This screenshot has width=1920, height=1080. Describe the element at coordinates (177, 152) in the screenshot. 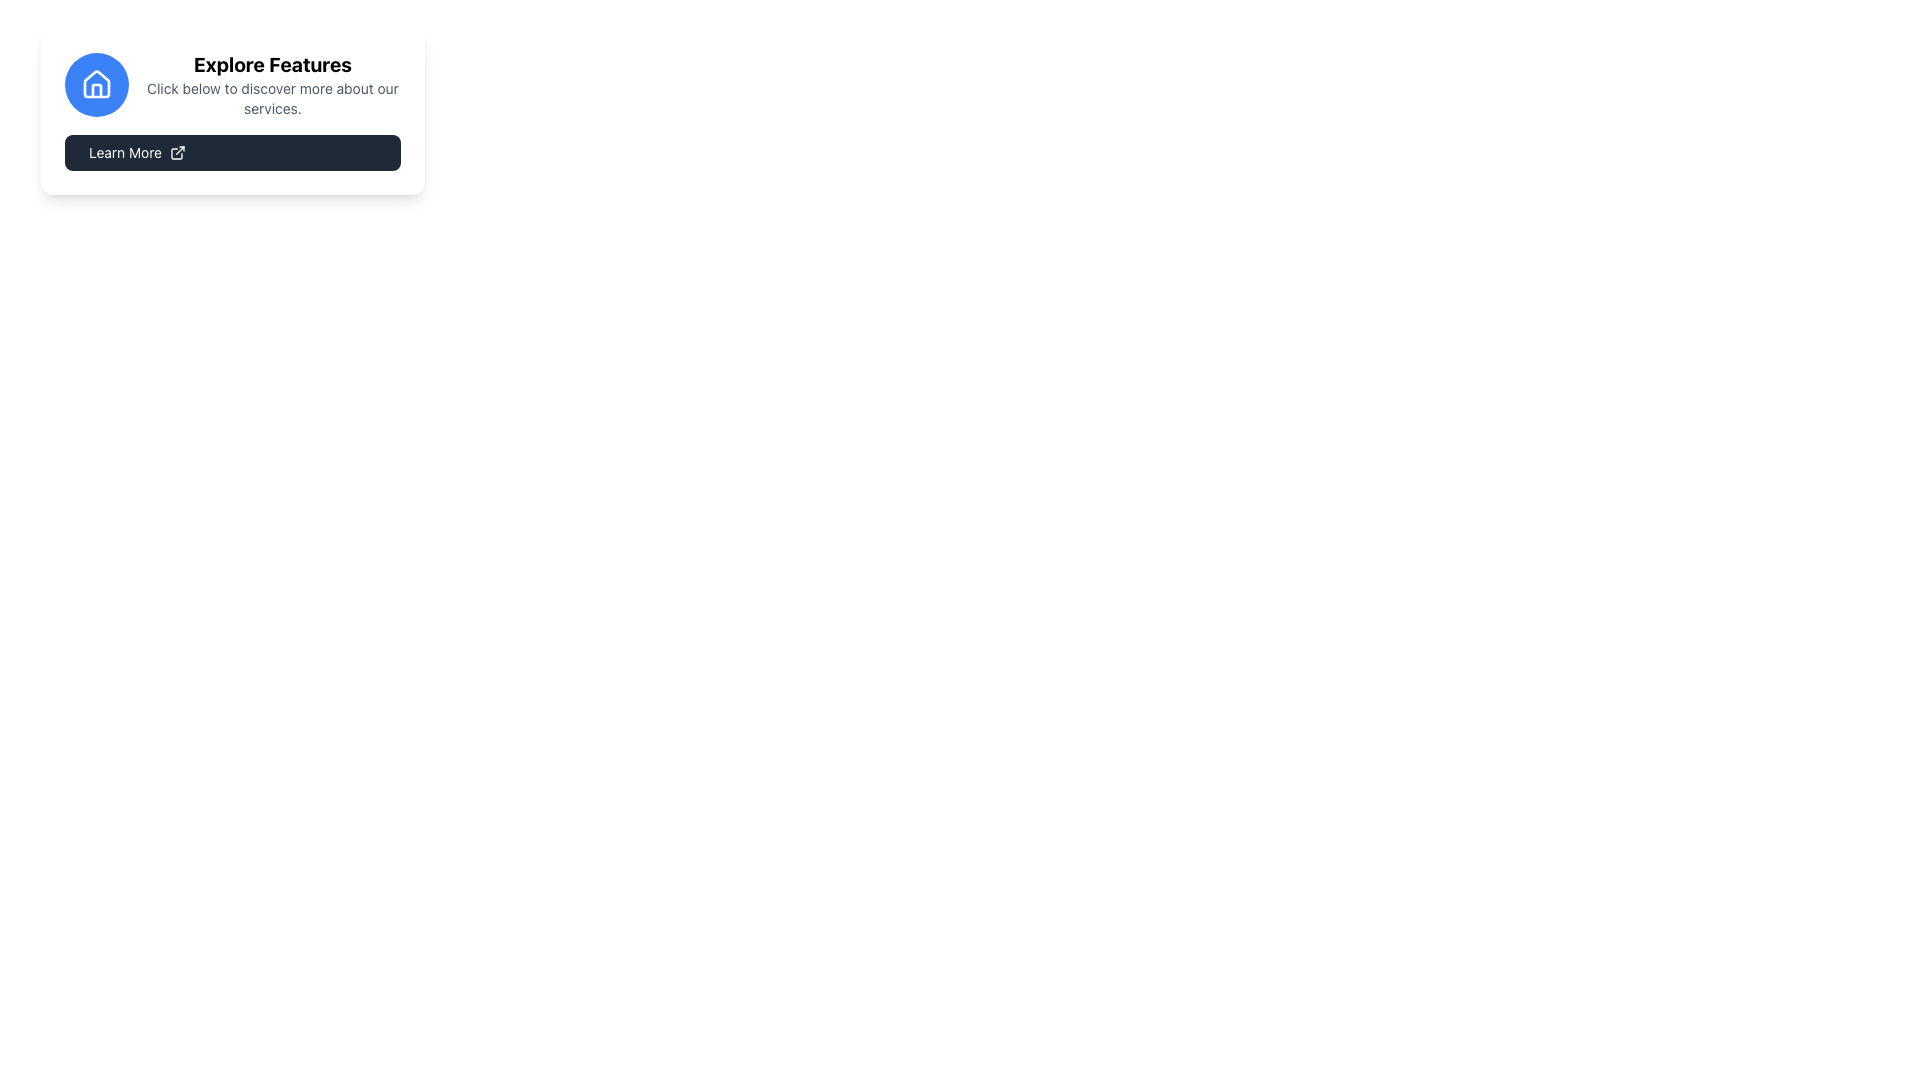

I see `the graphical icon element located on the right side of the 'Learn More' button, which visually indicates that clicking the button will open an external link` at that location.